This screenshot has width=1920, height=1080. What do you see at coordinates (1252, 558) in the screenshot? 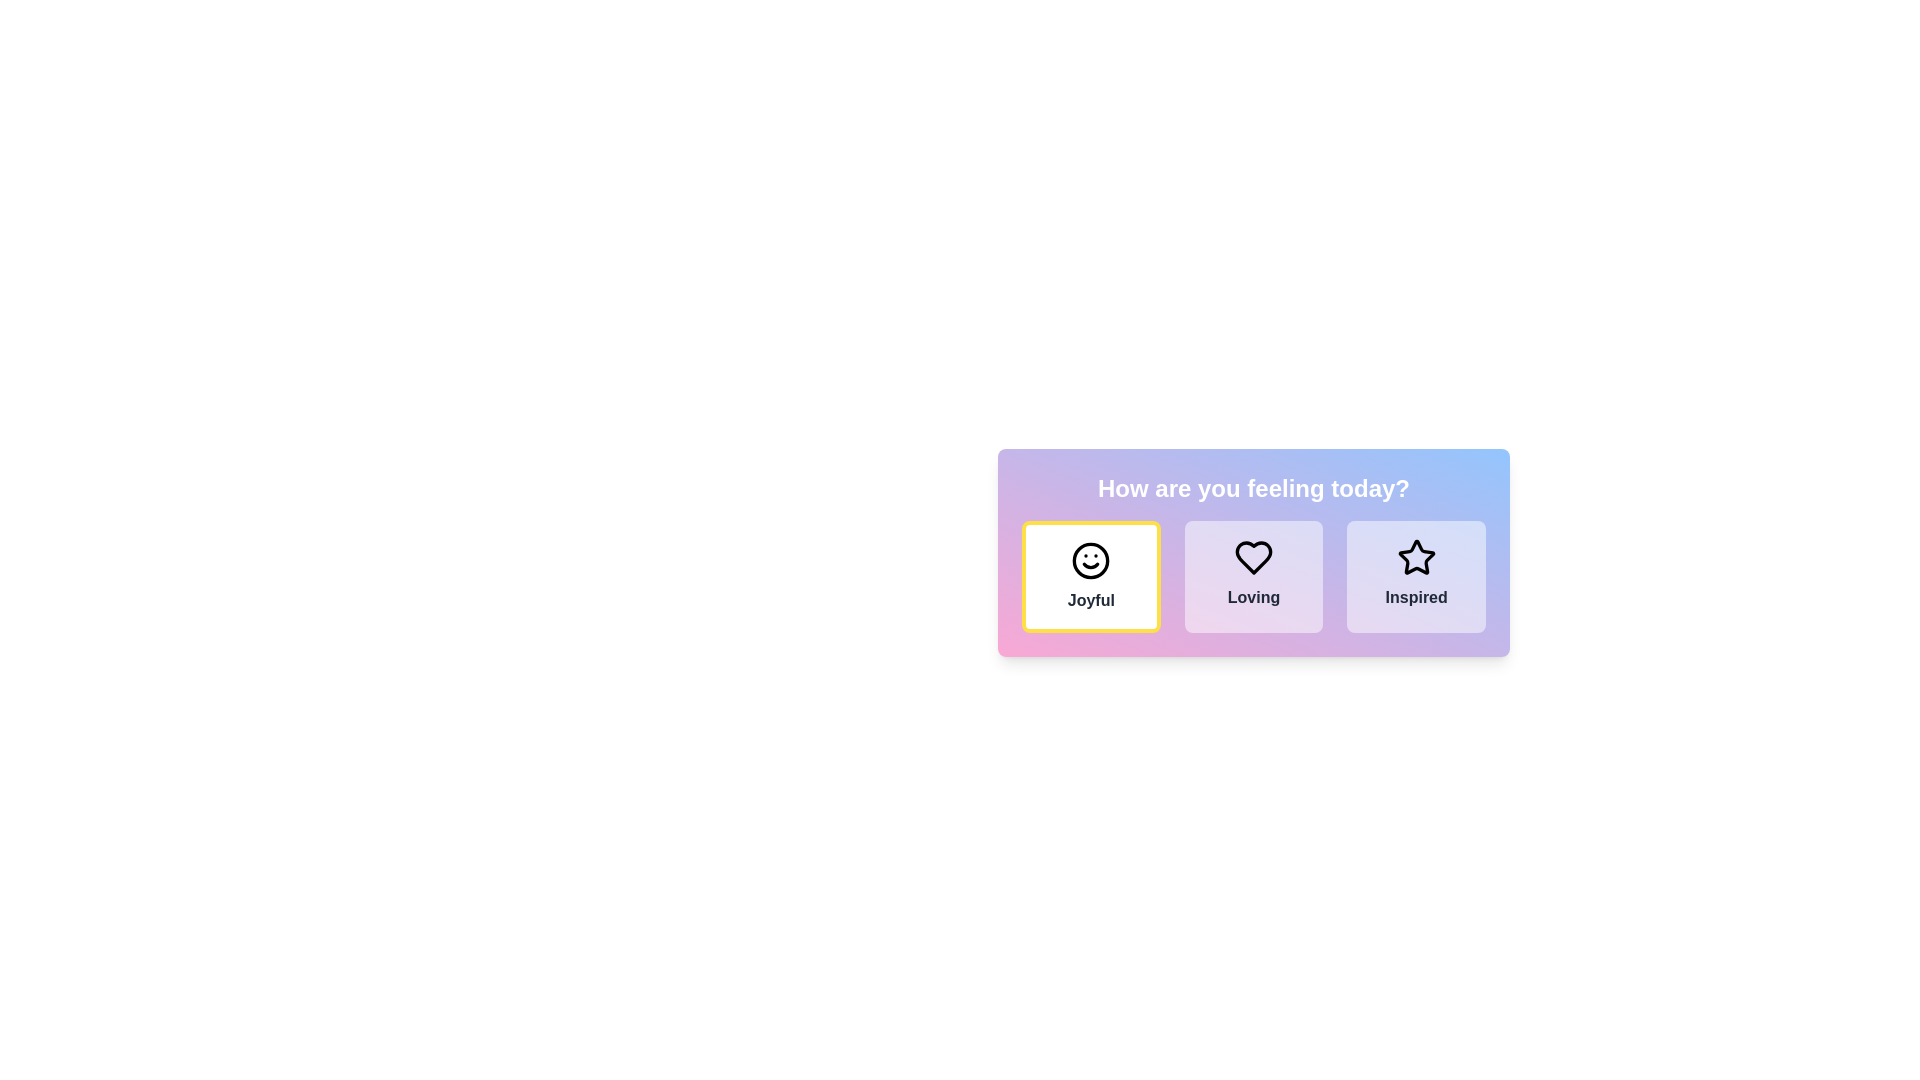
I see `the central Icon Button that conveys the emotion 'Loving'` at bounding box center [1252, 558].